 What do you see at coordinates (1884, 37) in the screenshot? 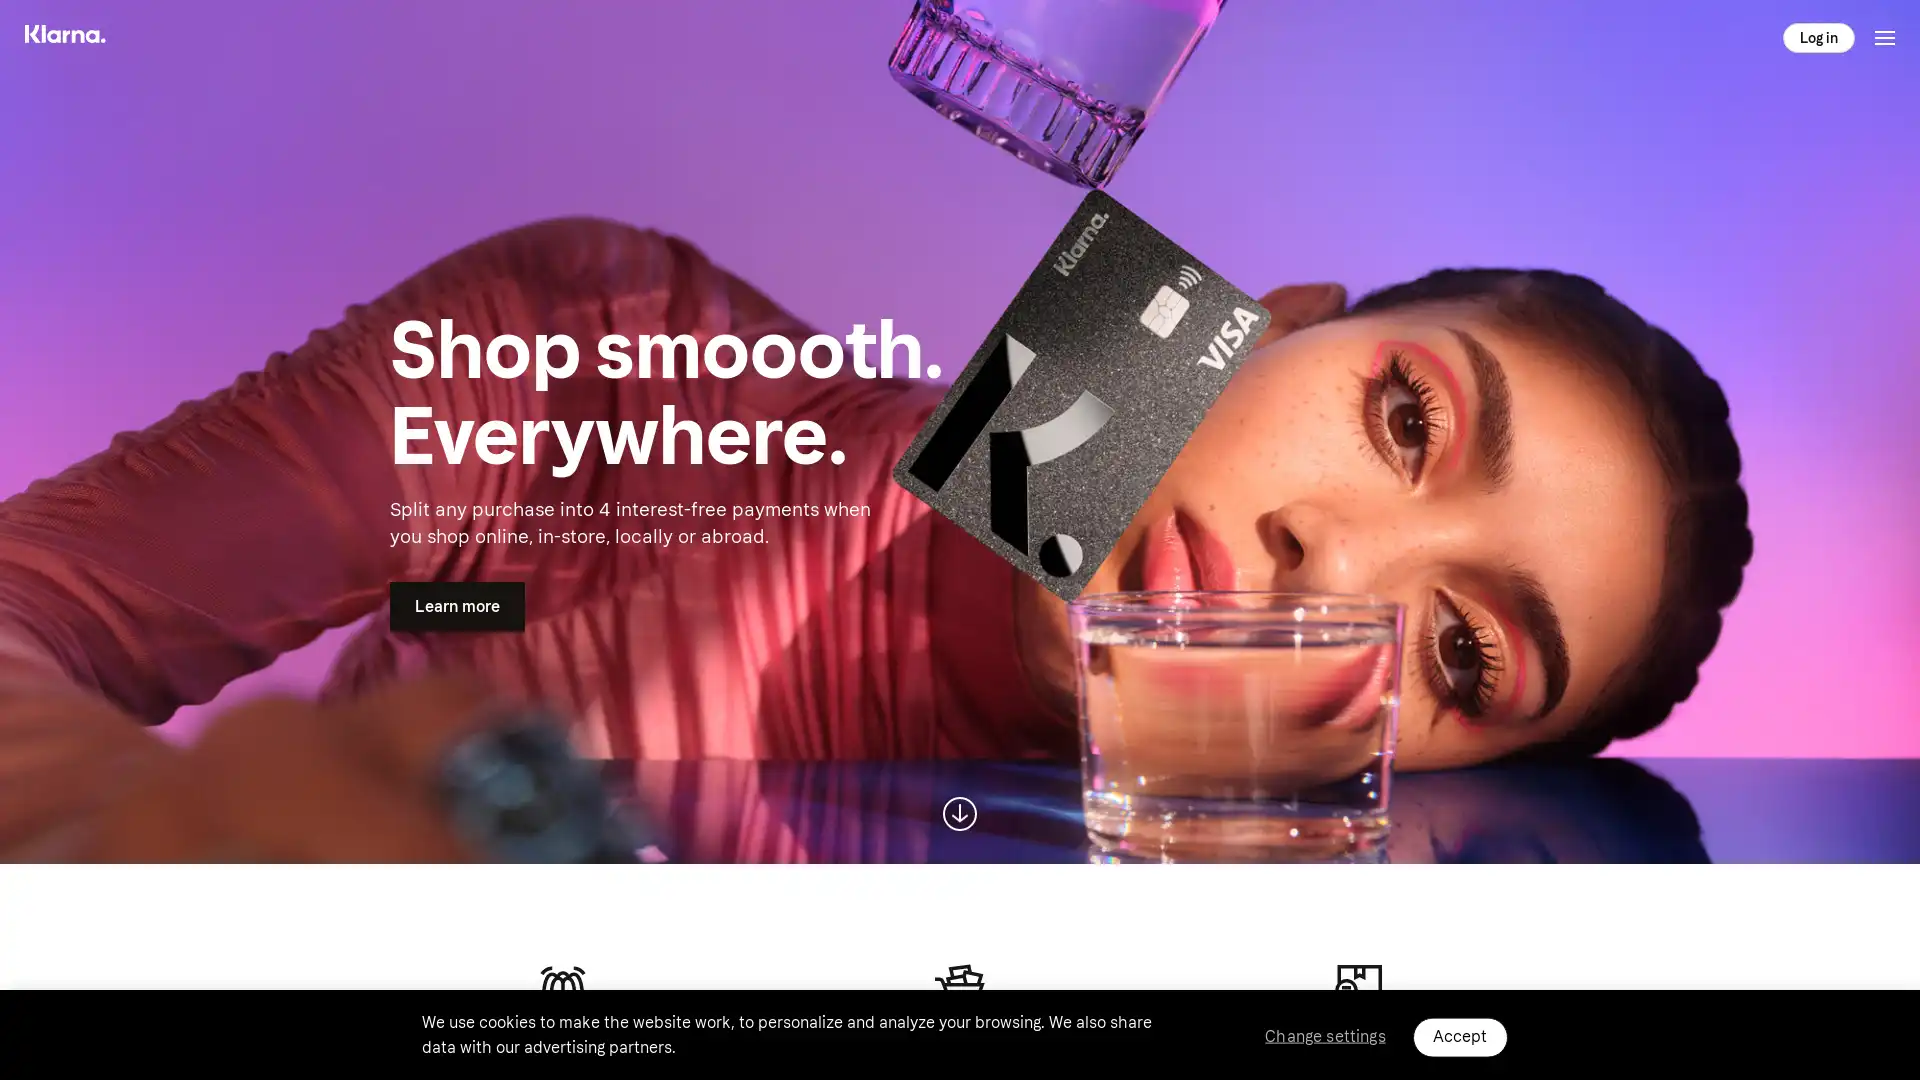
I see `Toggle menu` at bounding box center [1884, 37].